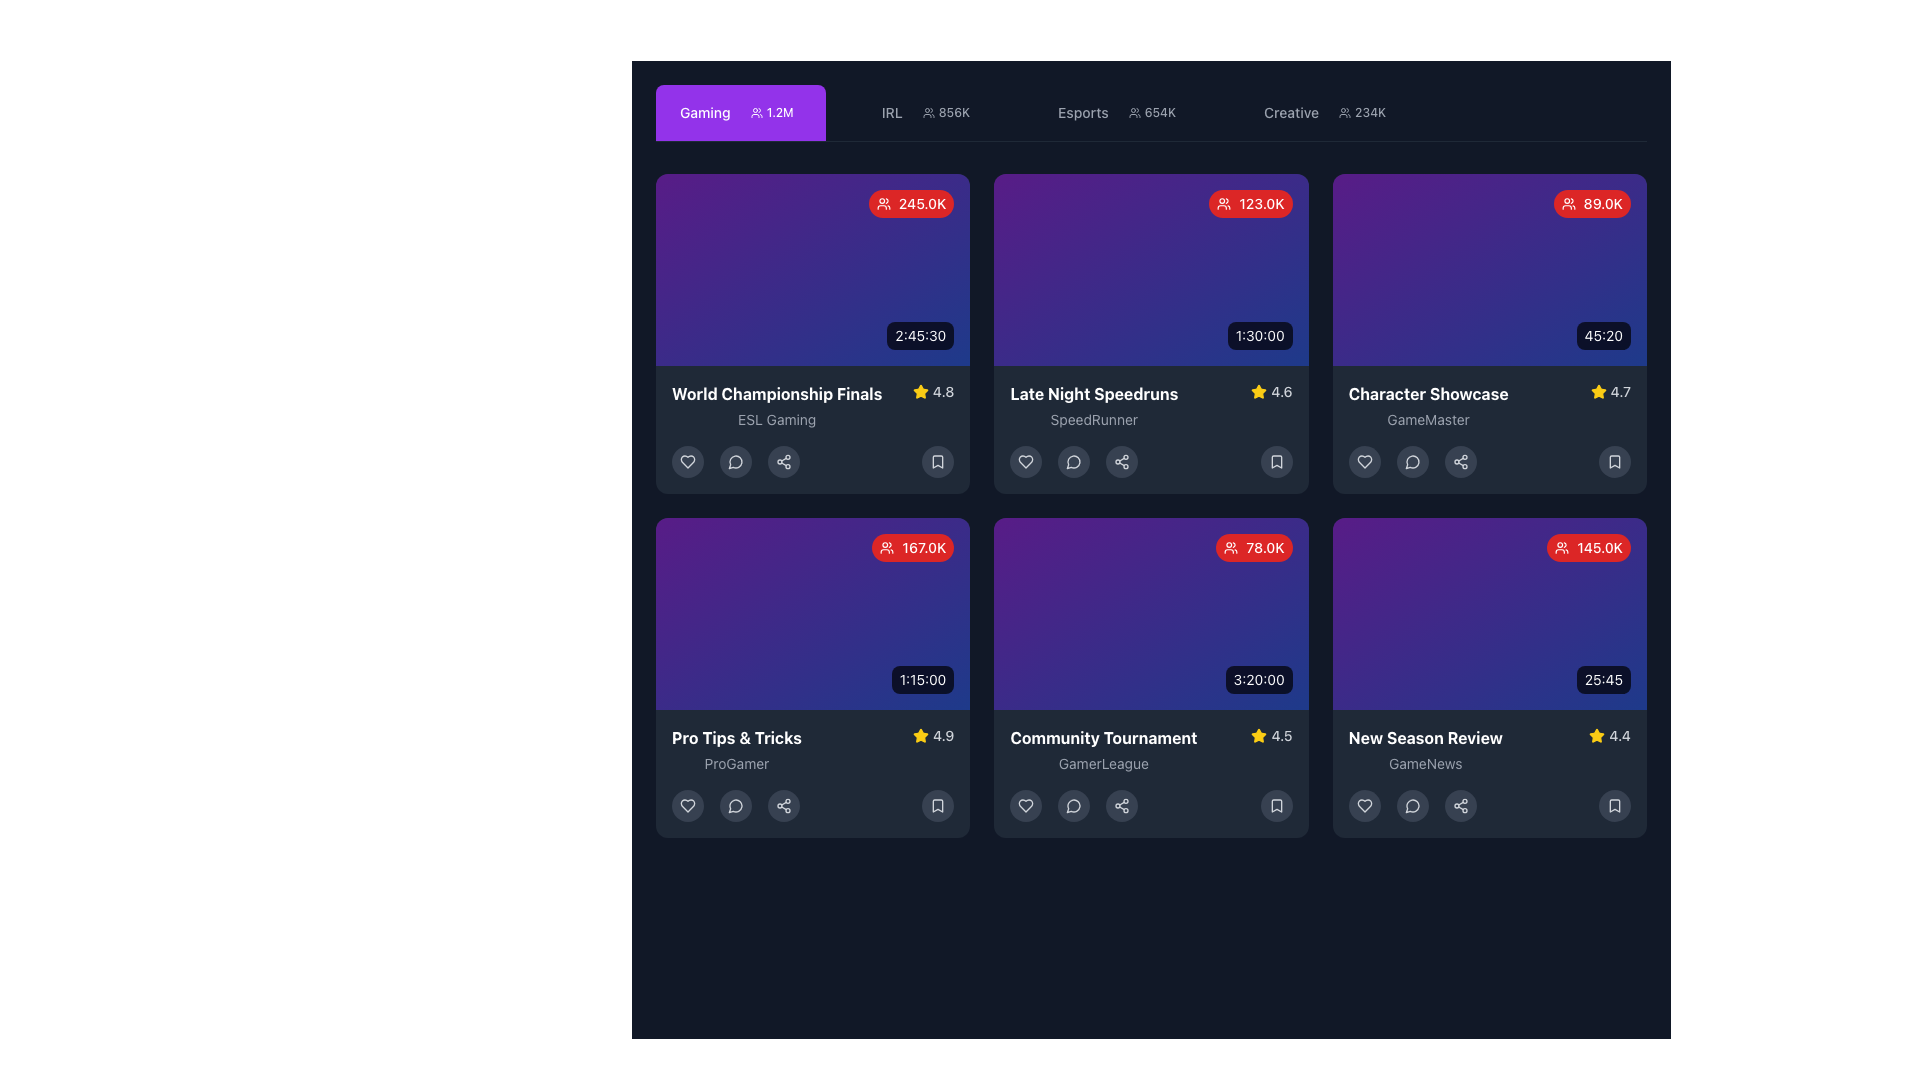 This screenshot has height=1080, width=1920. What do you see at coordinates (734, 462) in the screenshot?
I see `the circular button with a chat bubble icon, which is the second button from the left in the row at the bottom of the 'World Championship Finals' card` at bounding box center [734, 462].